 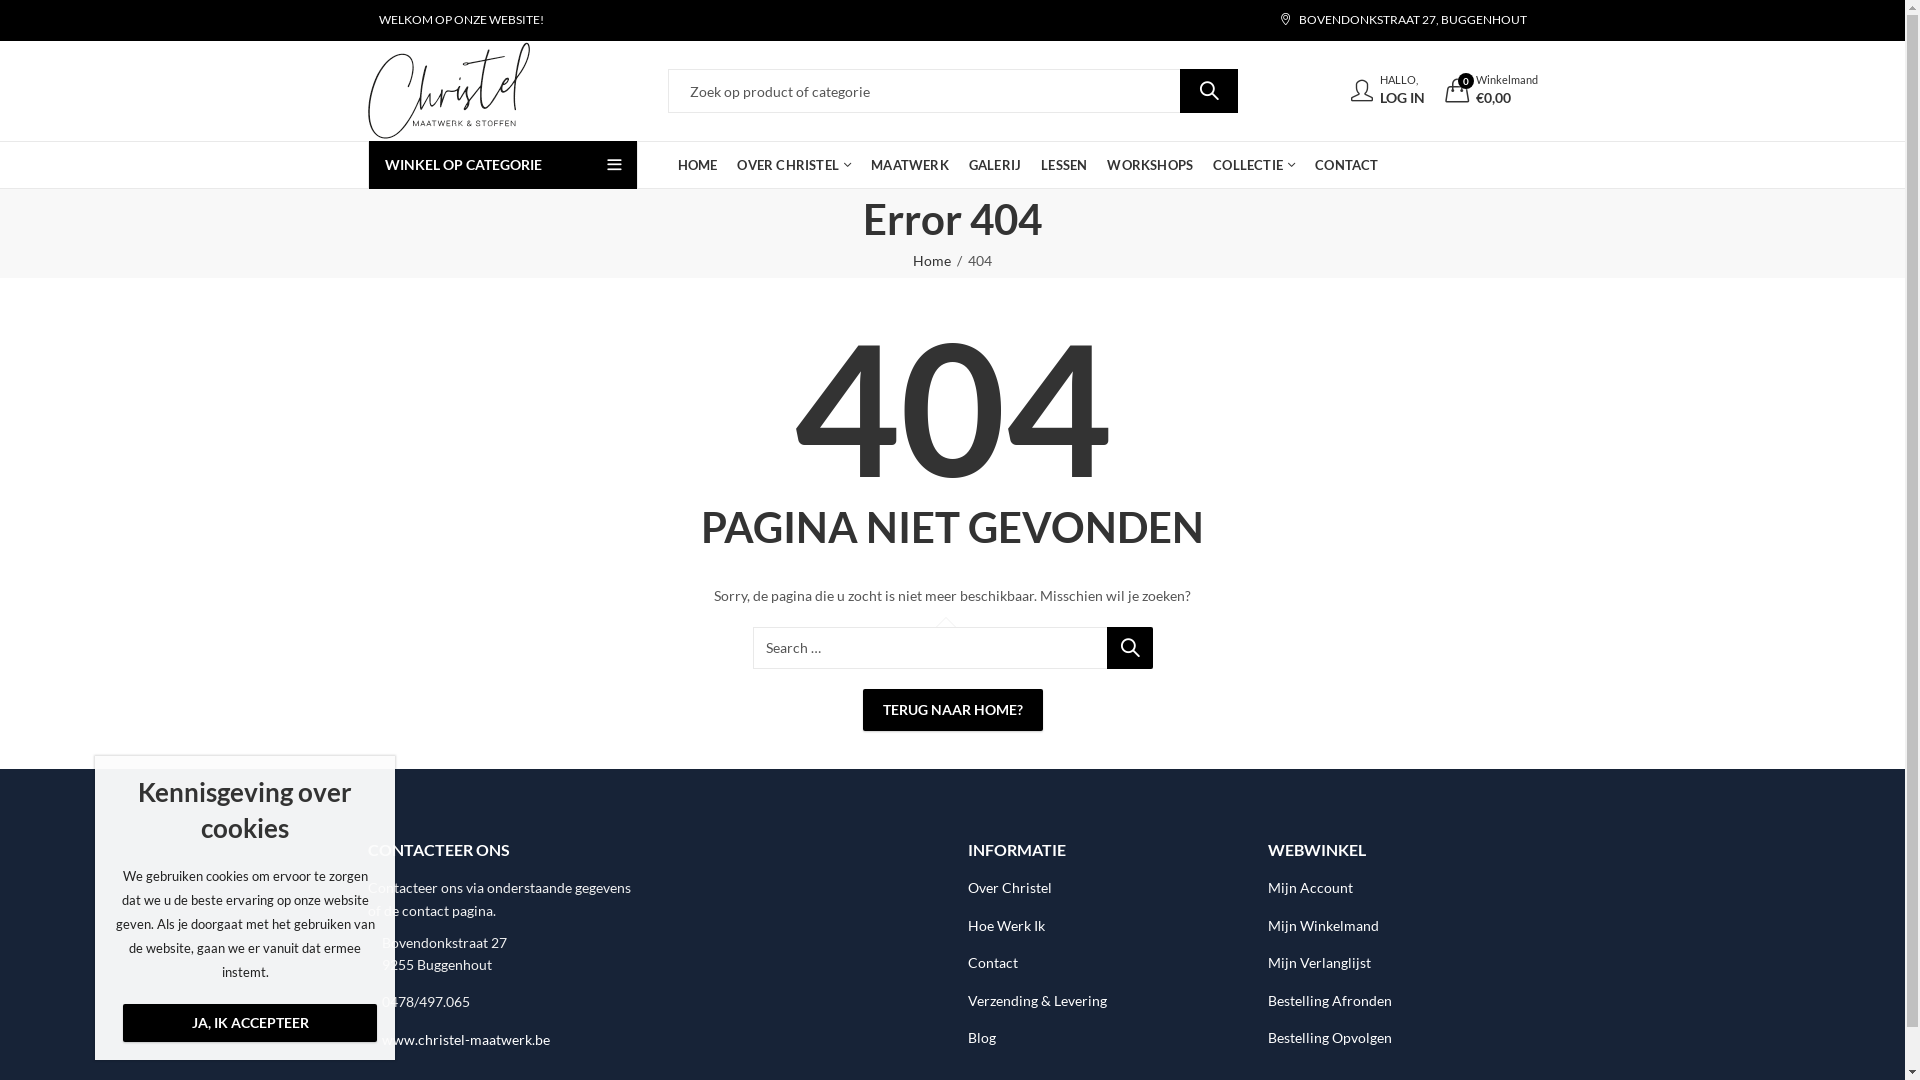 What do you see at coordinates (909, 164) in the screenshot?
I see `'MAATWERK'` at bounding box center [909, 164].